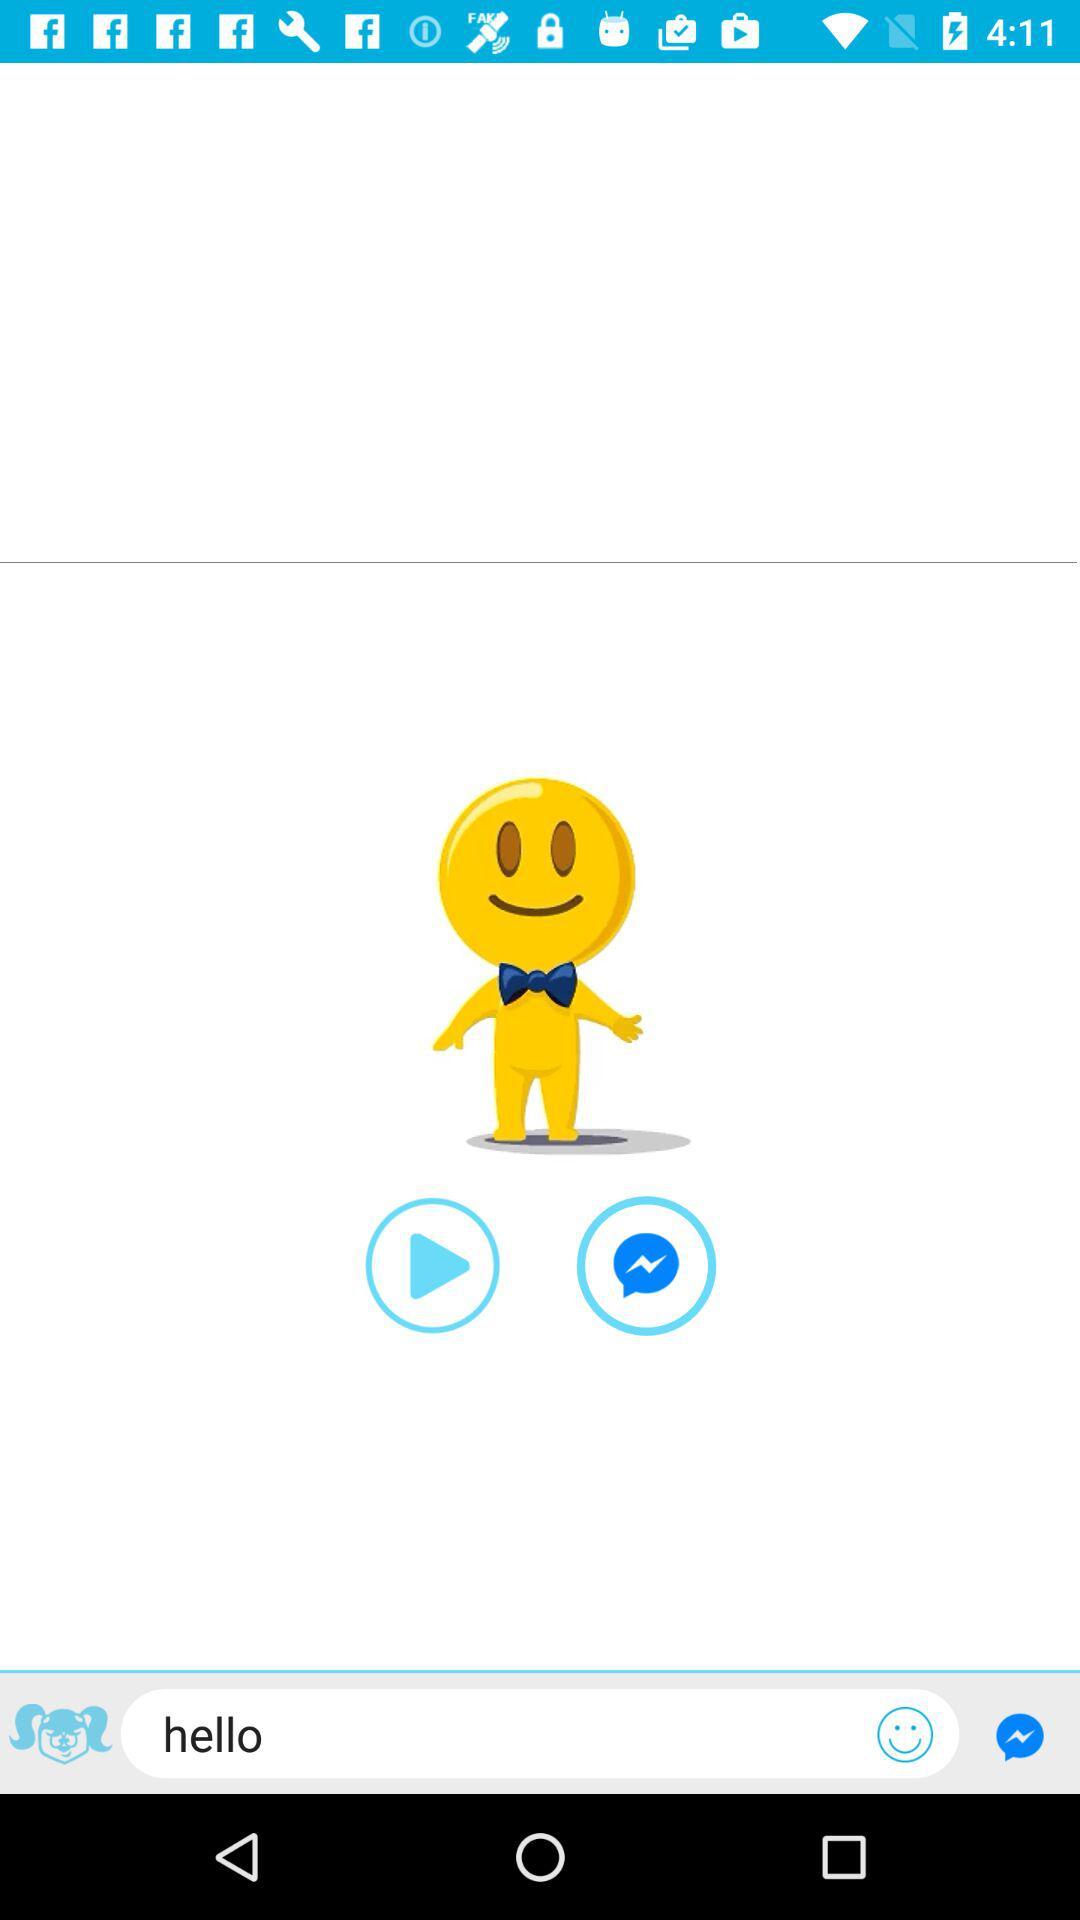 This screenshot has height=1920, width=1080. I want to click on instant message, so click(646, 1265).